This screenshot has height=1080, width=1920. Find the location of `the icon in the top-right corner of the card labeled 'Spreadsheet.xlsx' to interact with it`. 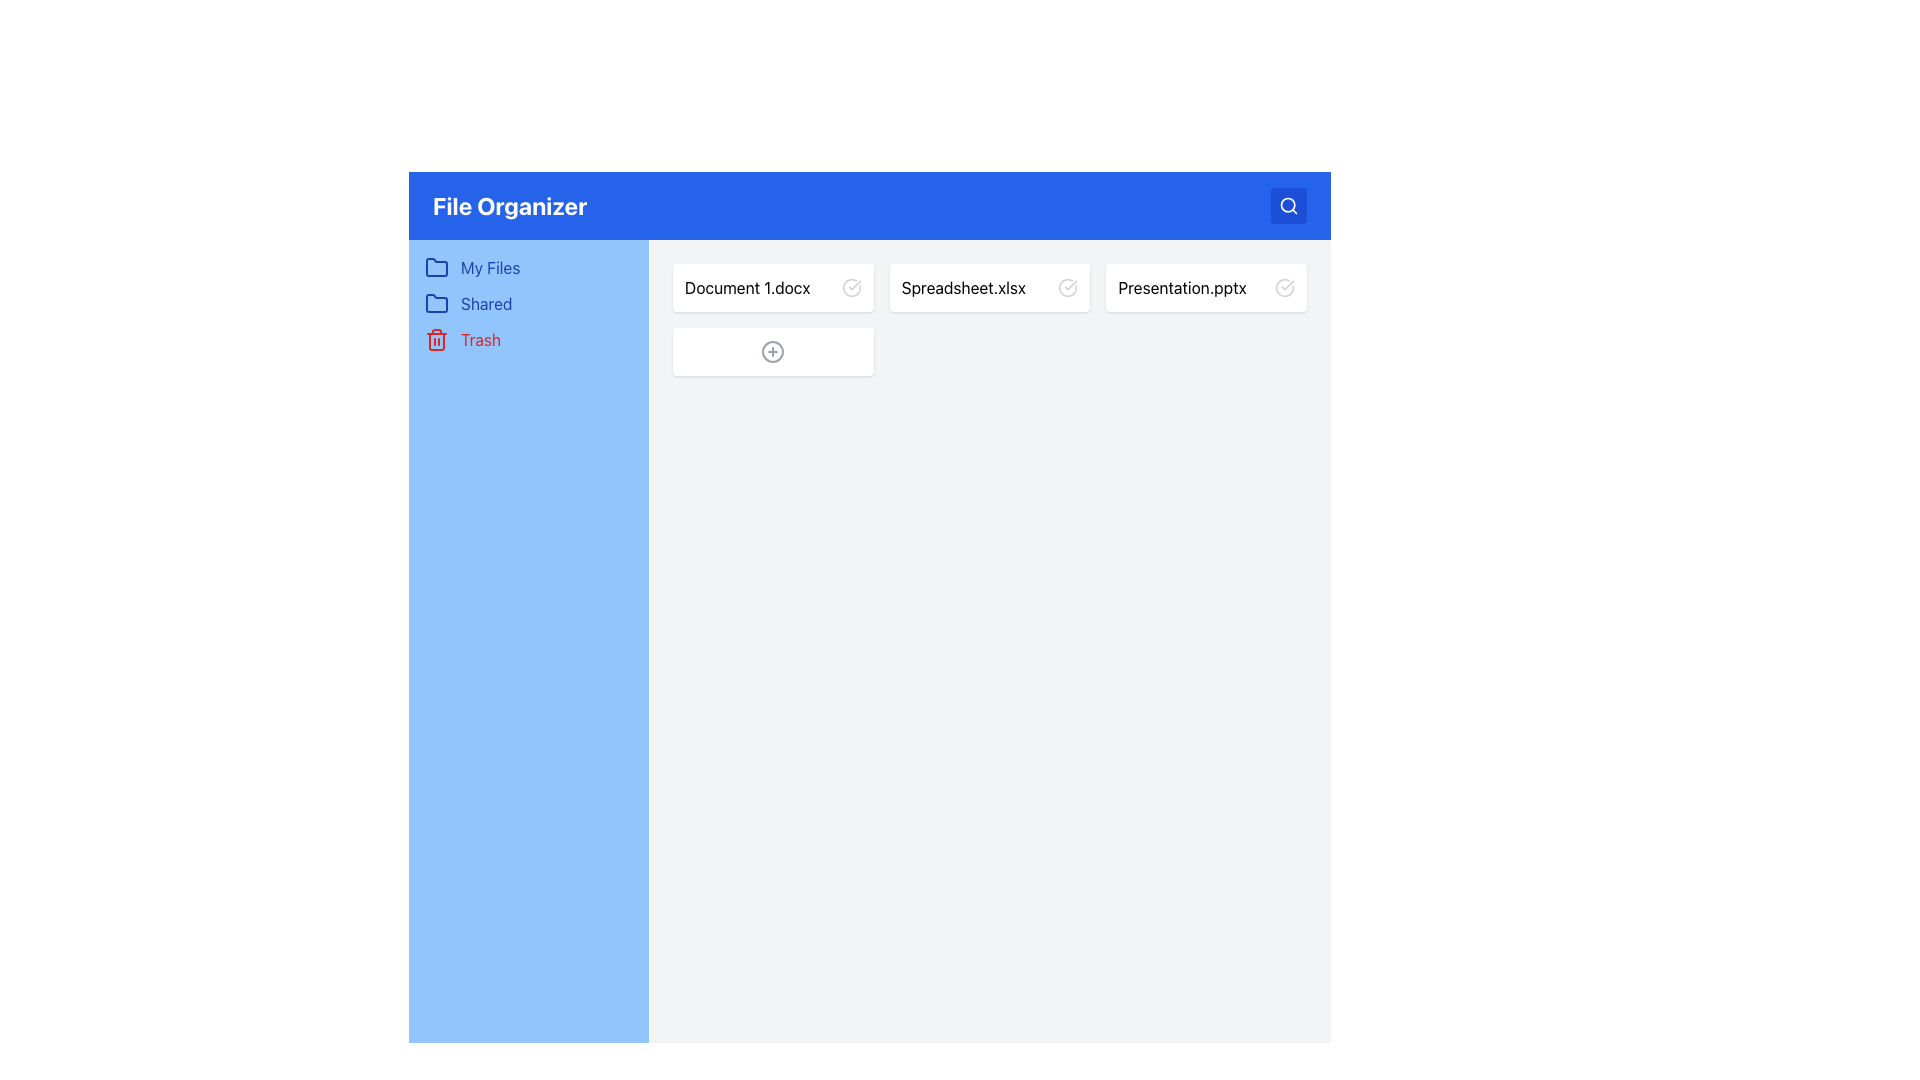

the icon in the top-right corner of the card labeled 'Spreadsheet.xlsx' to interact with it is located at coordinates (1067, 288).